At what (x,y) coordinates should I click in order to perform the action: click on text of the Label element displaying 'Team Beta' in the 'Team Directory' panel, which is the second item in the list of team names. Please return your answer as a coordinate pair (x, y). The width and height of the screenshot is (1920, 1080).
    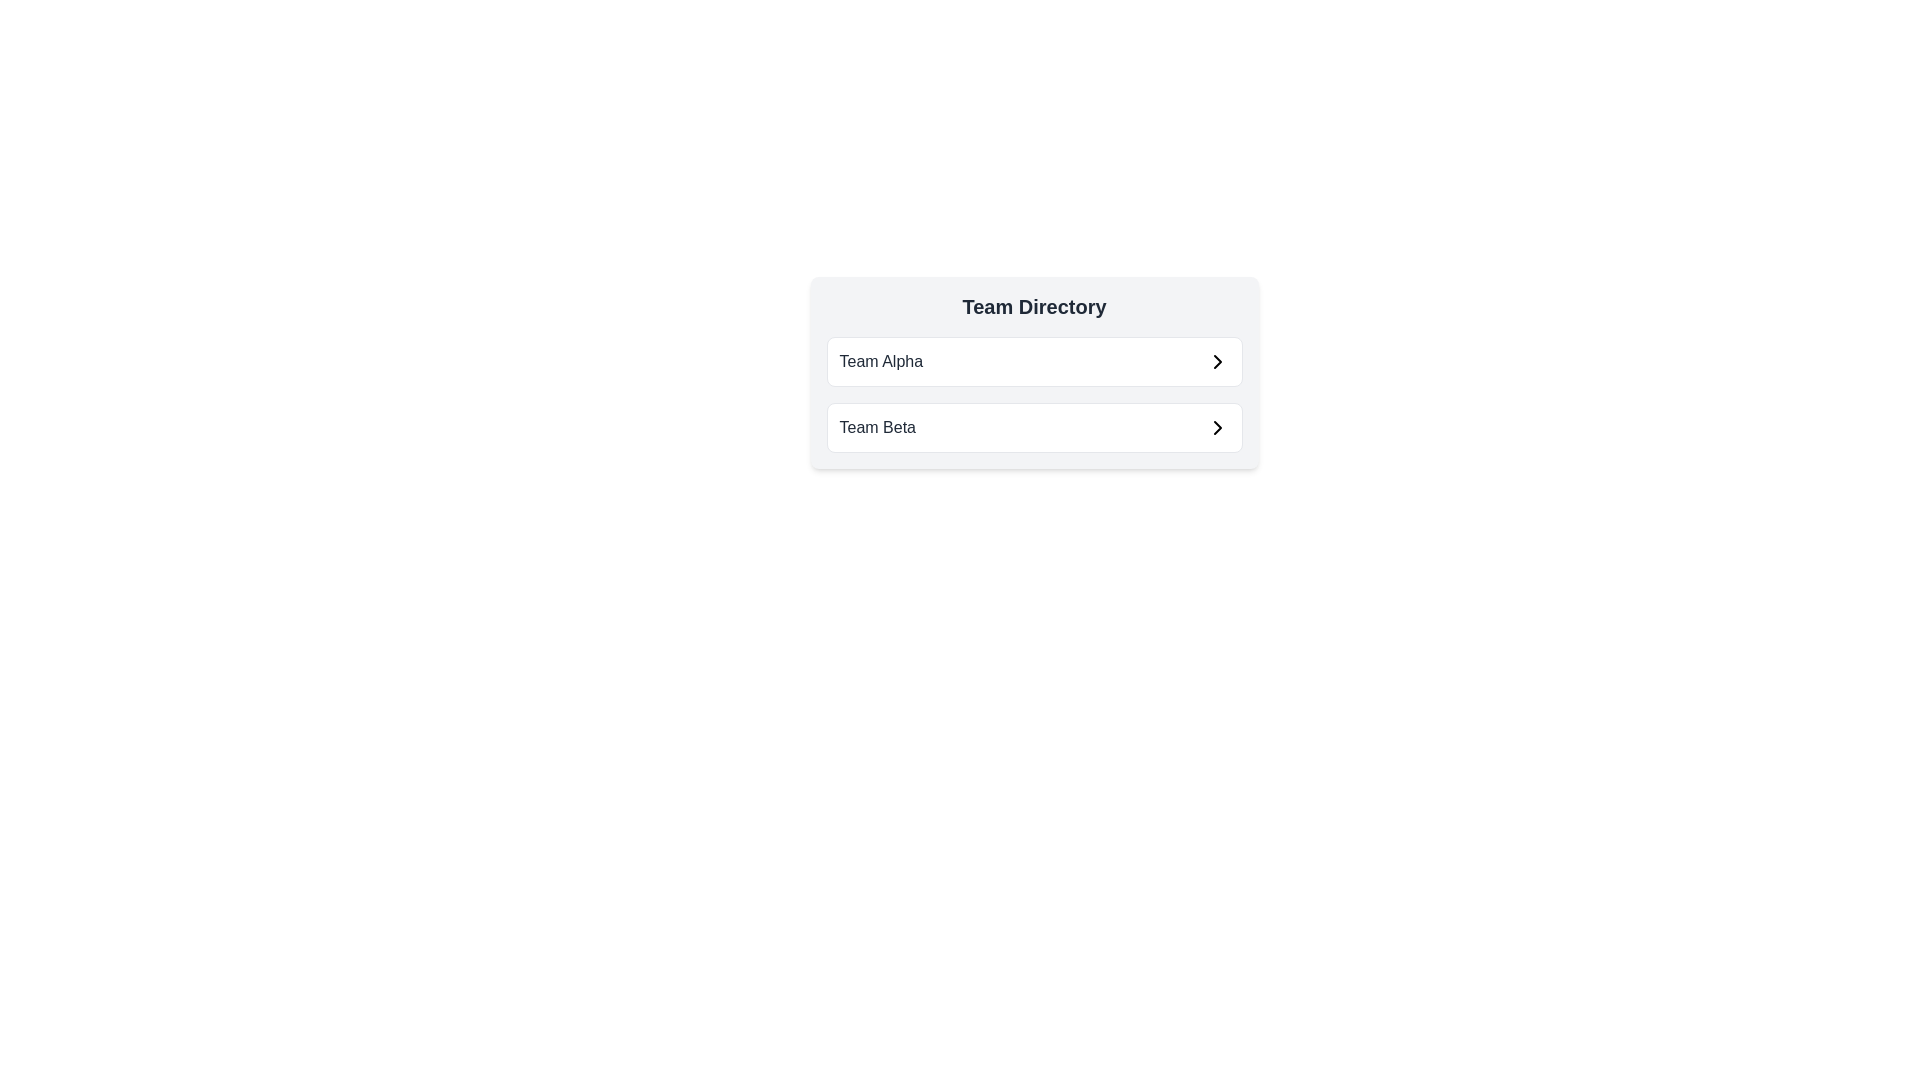
    Looking at the image, I should click on (877, 427).